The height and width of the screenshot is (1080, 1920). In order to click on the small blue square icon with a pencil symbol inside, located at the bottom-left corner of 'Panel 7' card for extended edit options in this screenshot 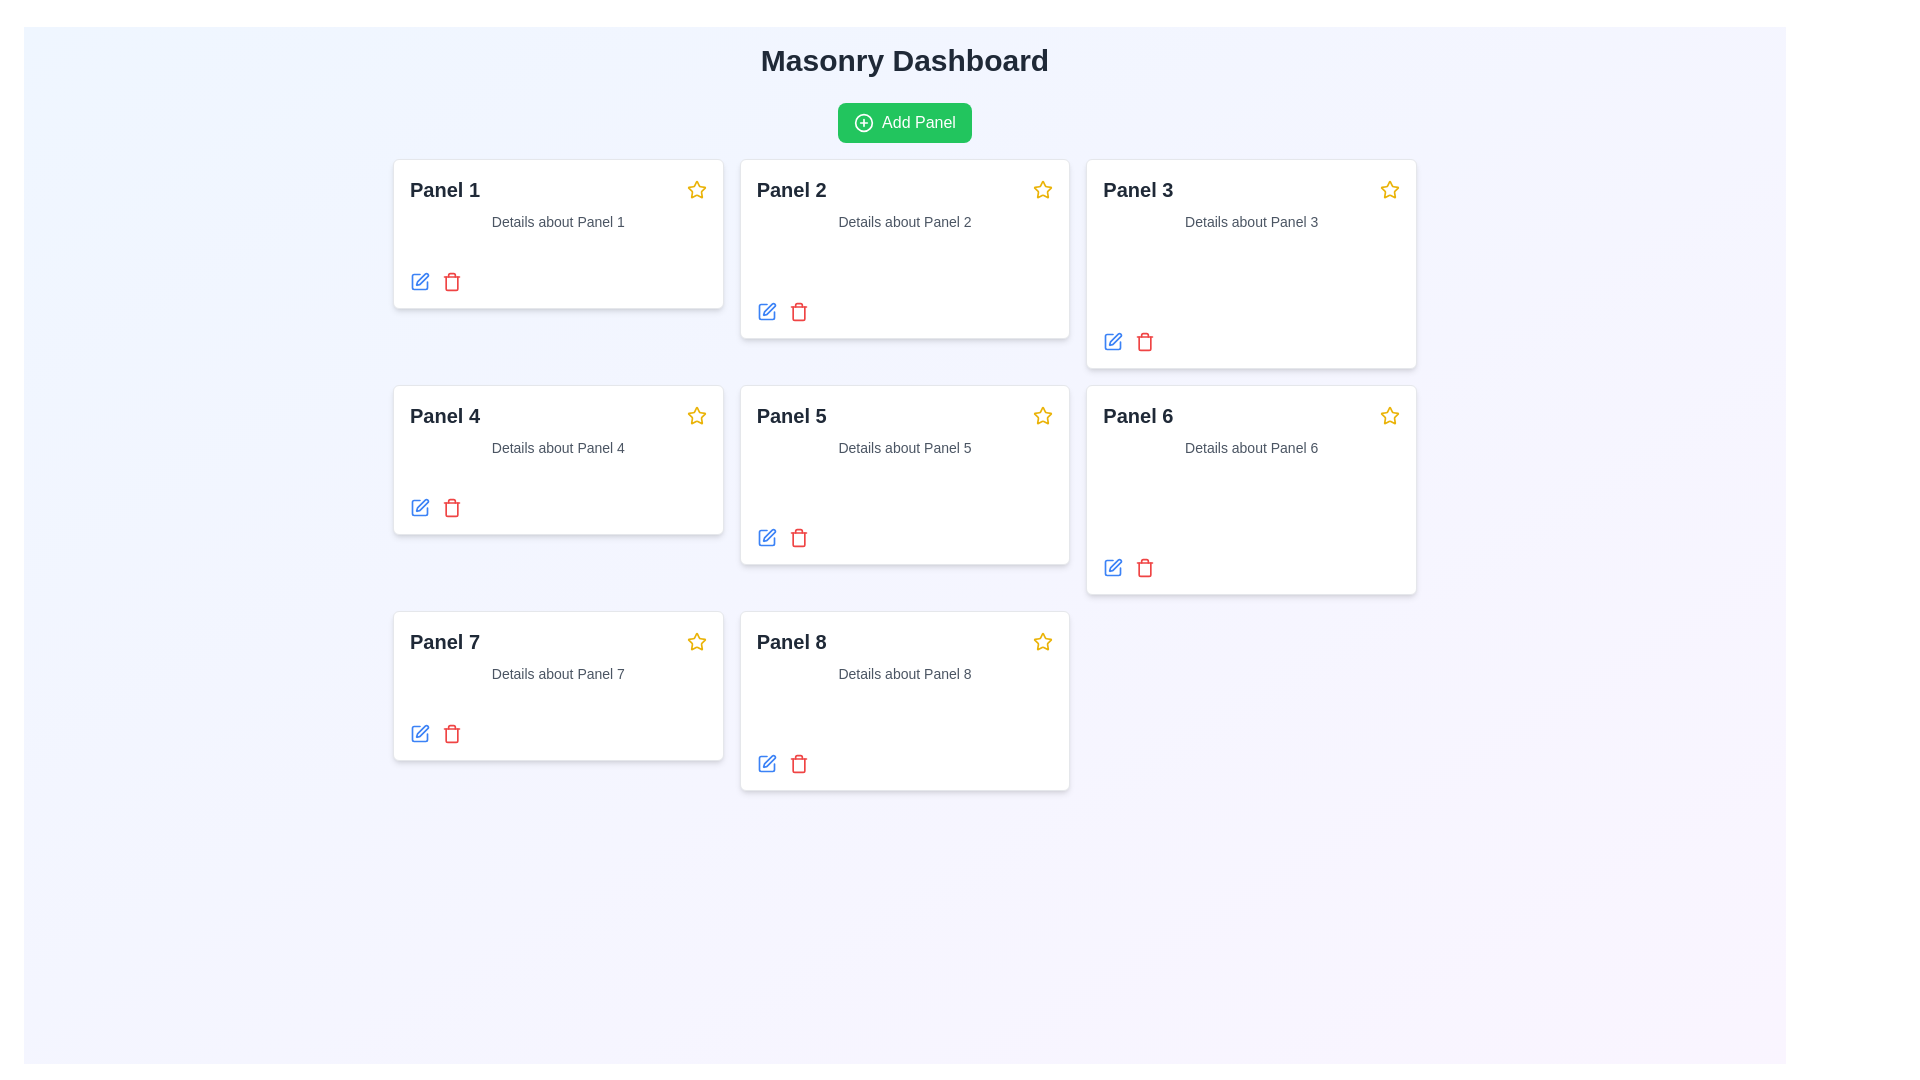, I will do `click(419, 733)`.